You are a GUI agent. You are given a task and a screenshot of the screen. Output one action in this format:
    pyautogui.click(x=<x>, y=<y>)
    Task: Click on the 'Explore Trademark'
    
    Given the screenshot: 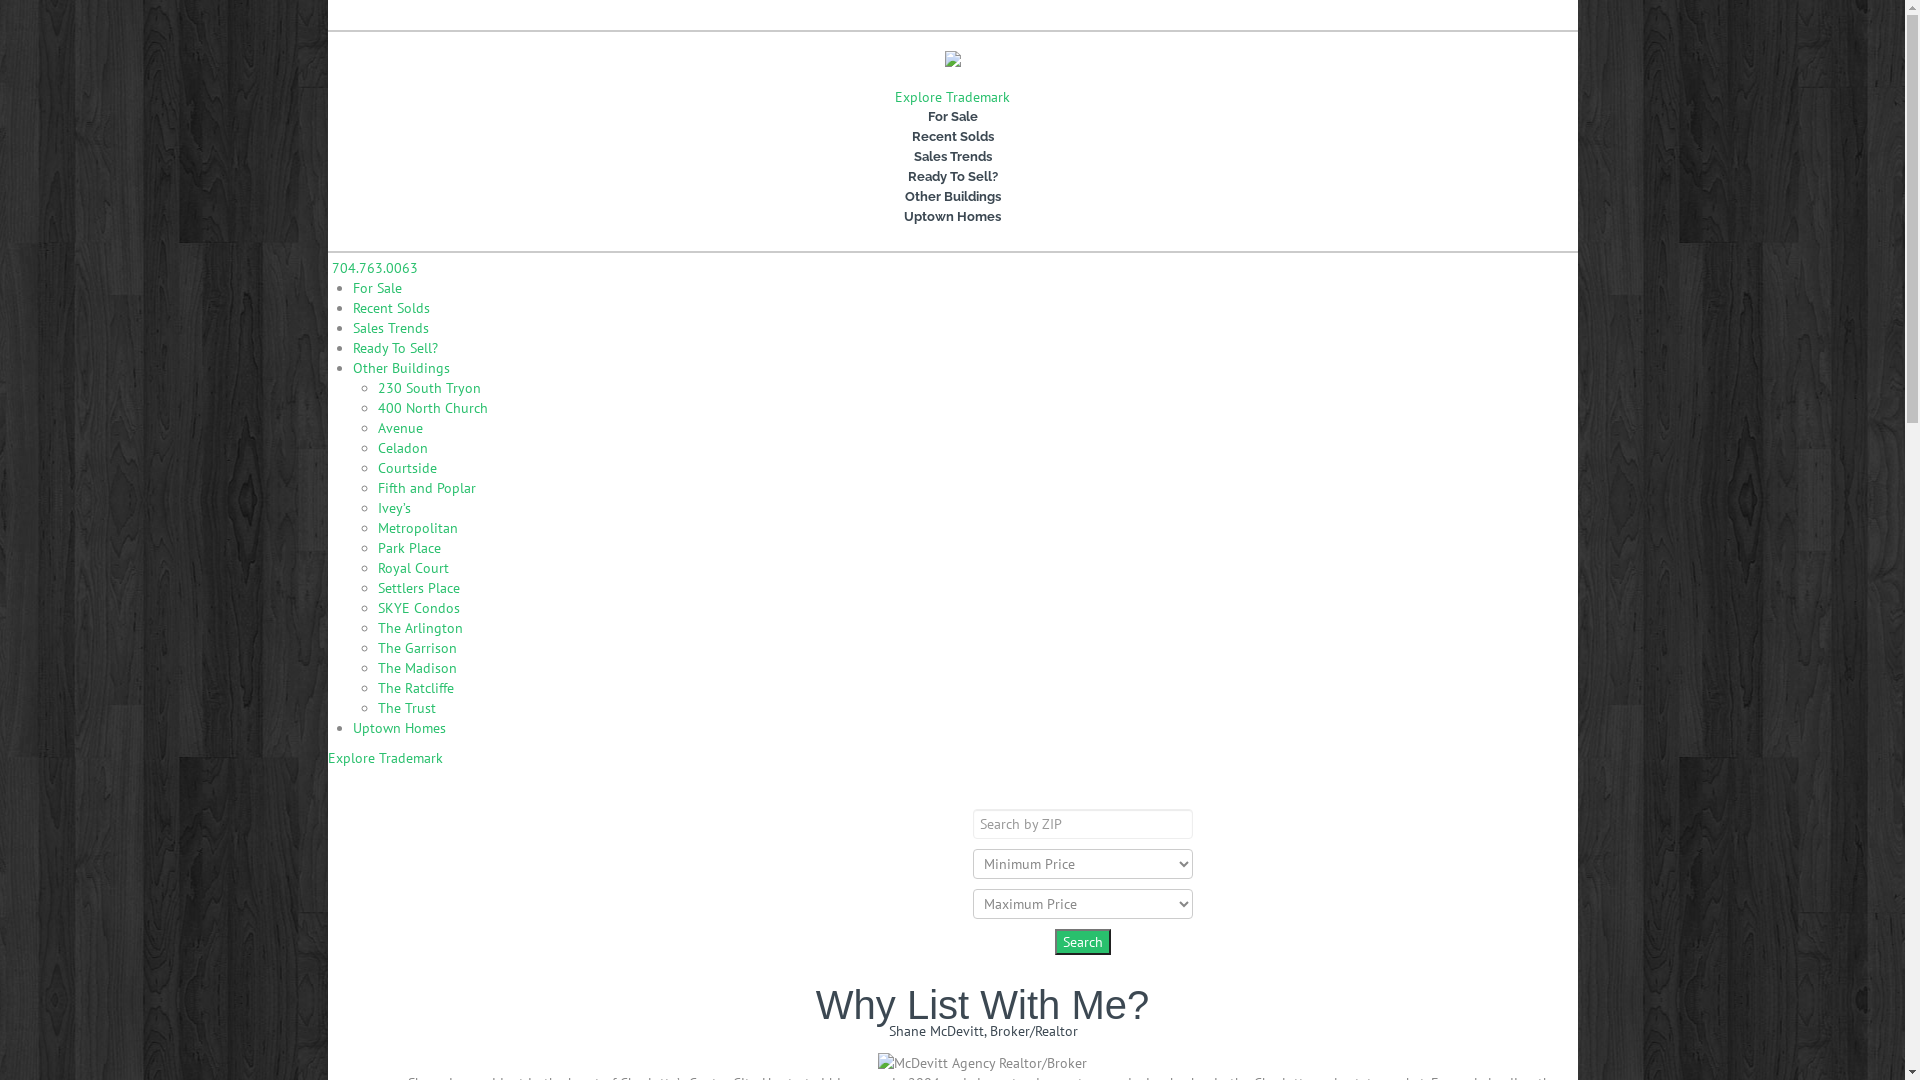 What is the action you would take?
    pyautogui.click(x=327, y=758)
    